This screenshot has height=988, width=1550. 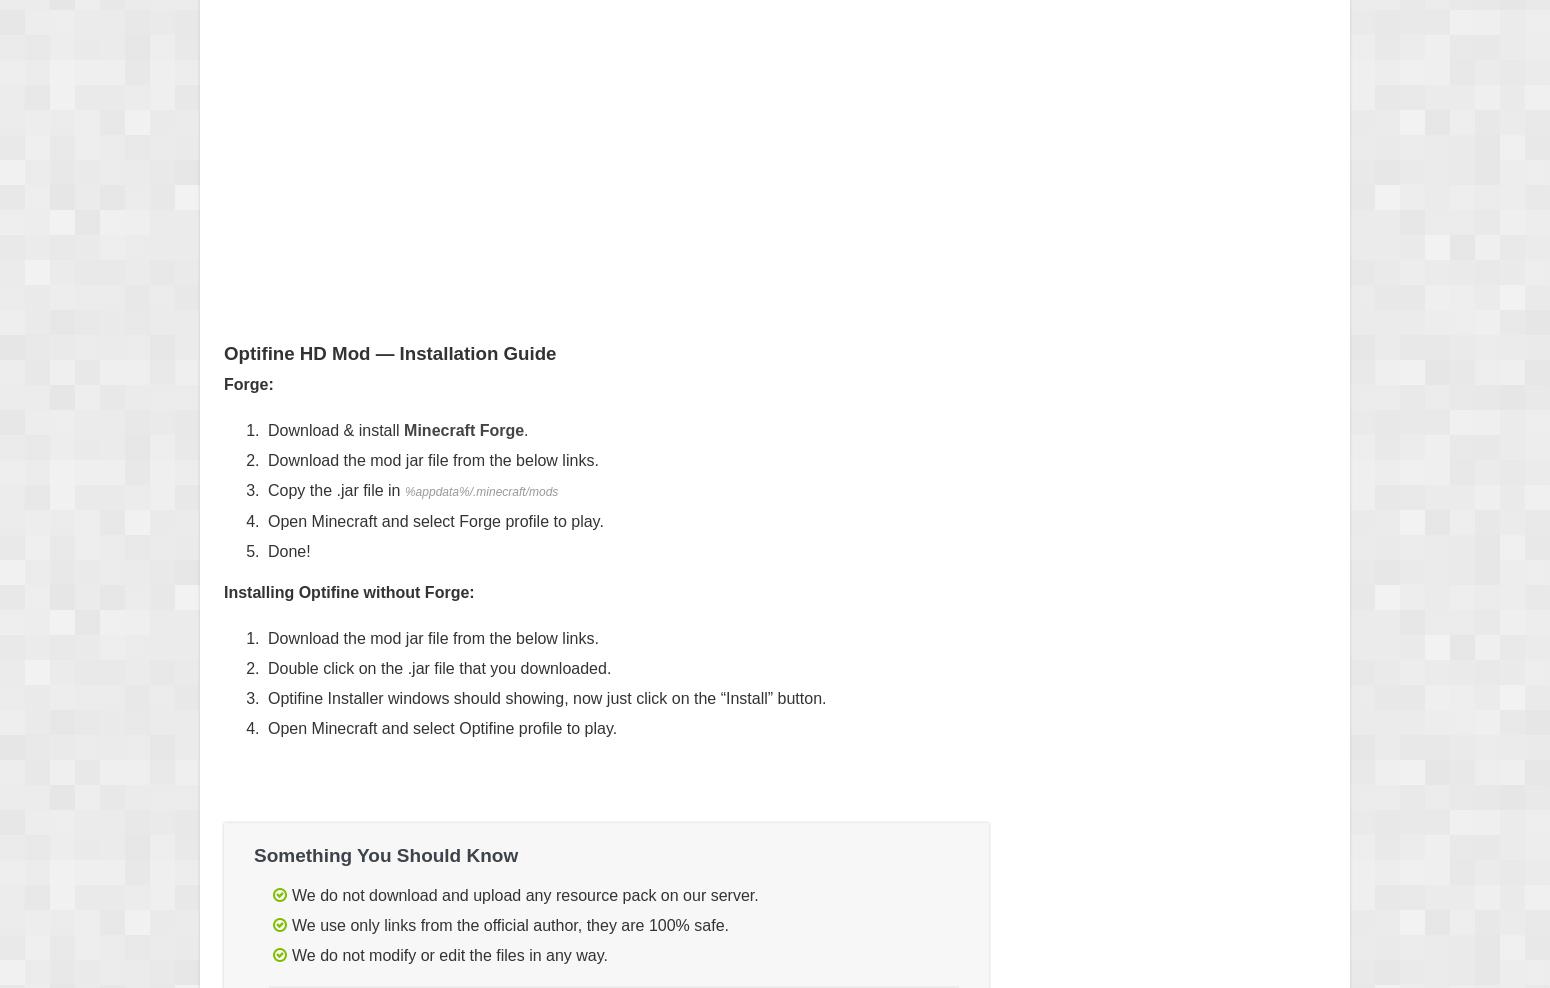 What do you see at coordinates (335, 490) in the screenshot?
I see `'Copy the .jar file in'` at bounding box center [335, 490].